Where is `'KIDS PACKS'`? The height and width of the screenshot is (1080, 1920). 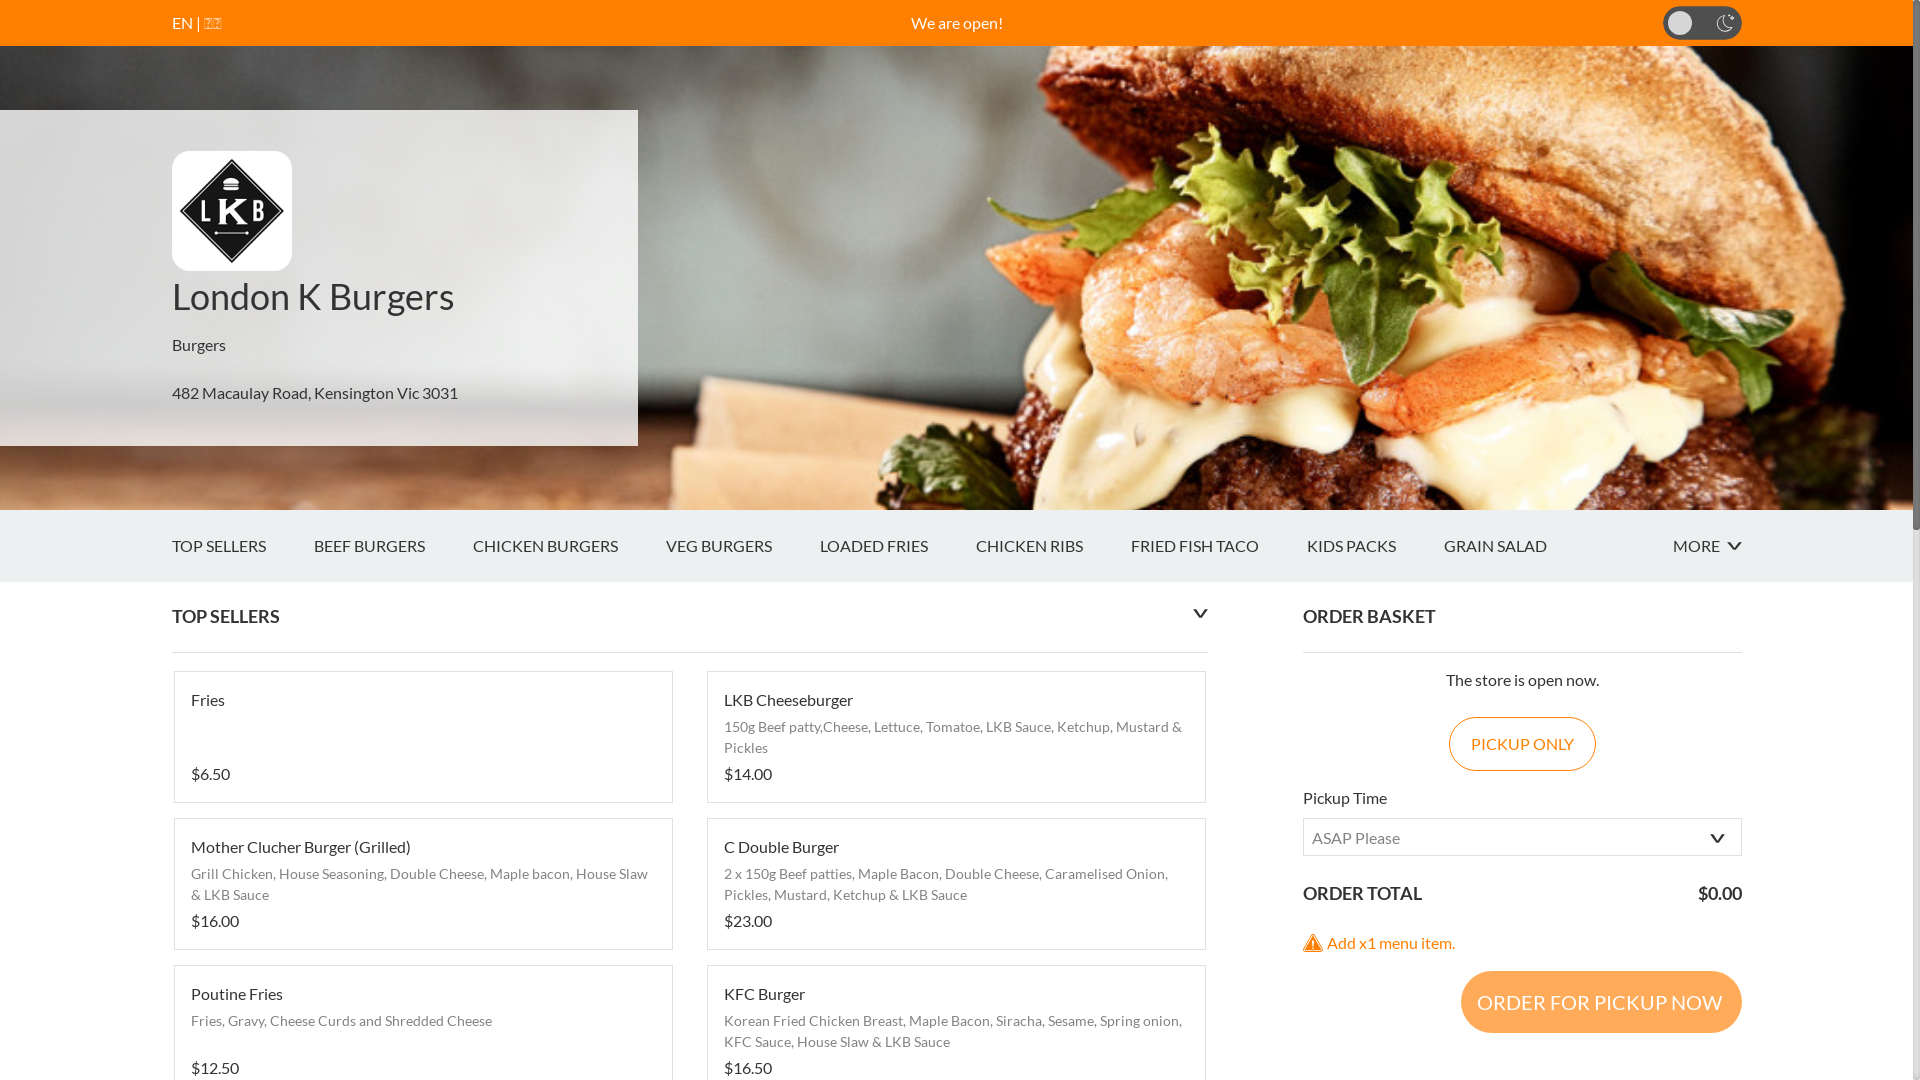
'KIDS PACKS' is located at coordinates (1373, 546).